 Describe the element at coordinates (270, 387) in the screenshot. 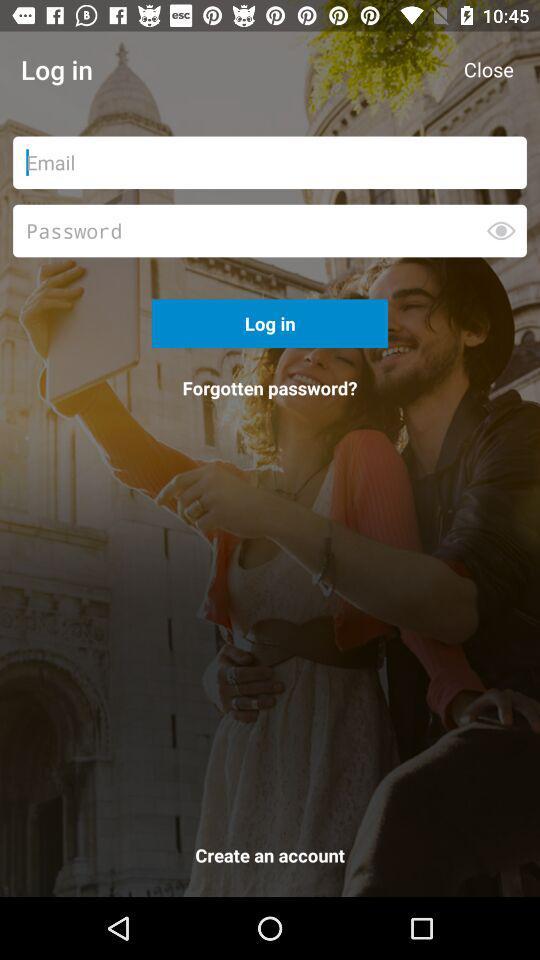

I see `the icon above create an account` at that location.